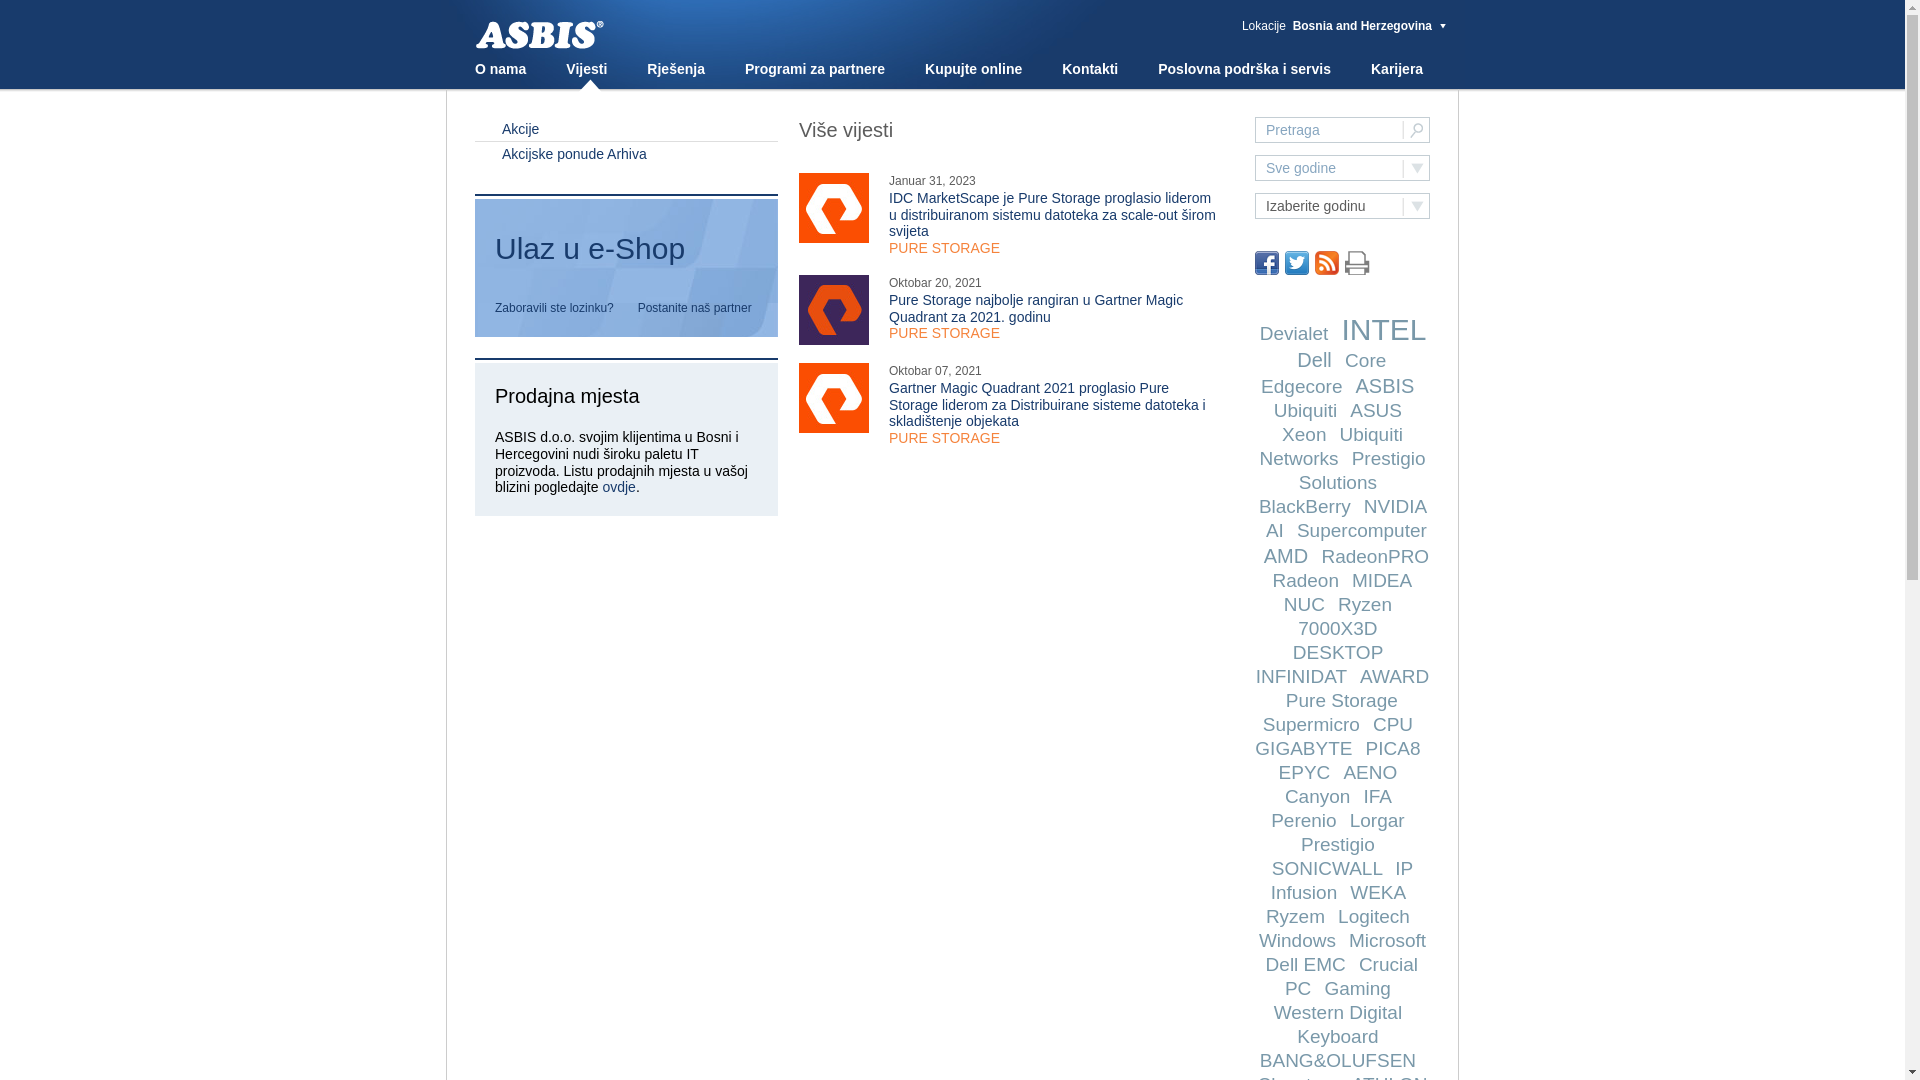  I want to click on 'Programi za partnere', so click(743, 68).